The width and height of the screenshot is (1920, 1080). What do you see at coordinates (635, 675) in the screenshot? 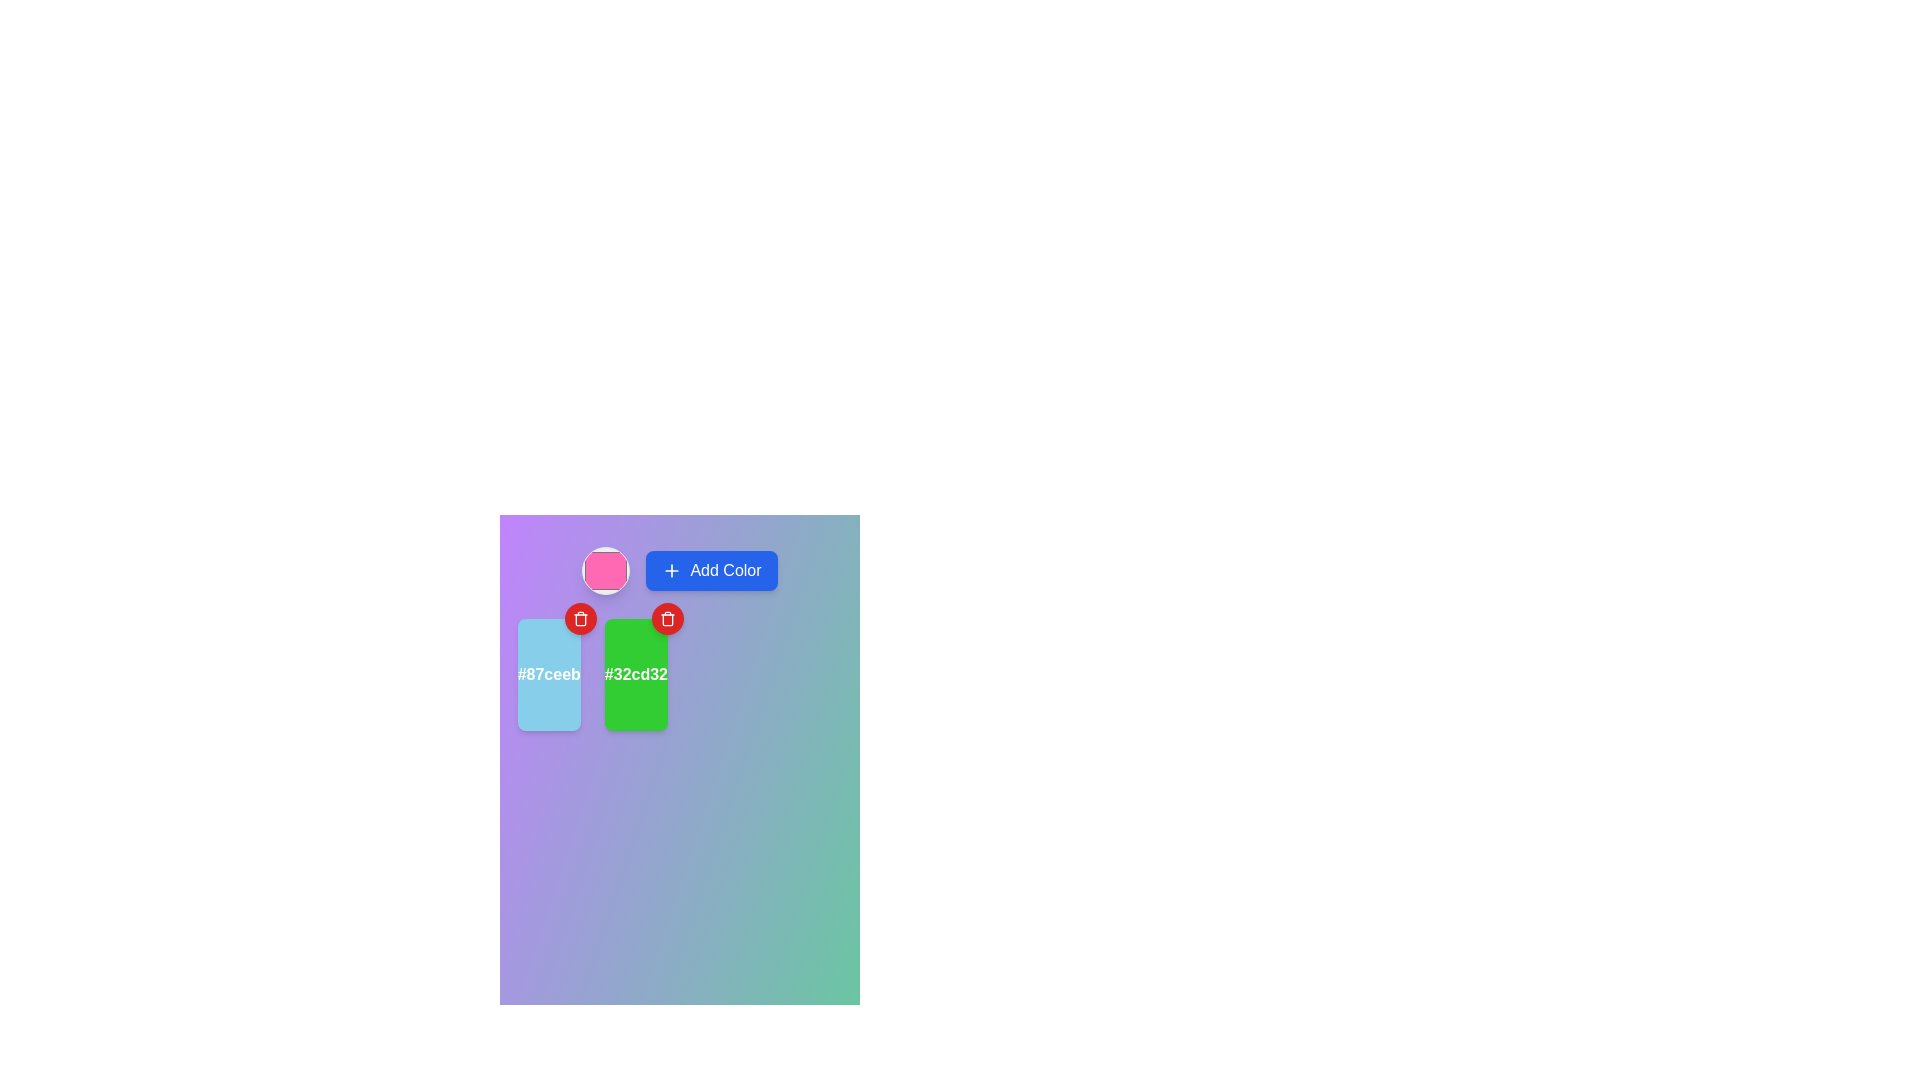
I see `the color display card, which is the second color box from the left in a row beneath the header section, to highlight or select the color` at bounding box center [635, 675].